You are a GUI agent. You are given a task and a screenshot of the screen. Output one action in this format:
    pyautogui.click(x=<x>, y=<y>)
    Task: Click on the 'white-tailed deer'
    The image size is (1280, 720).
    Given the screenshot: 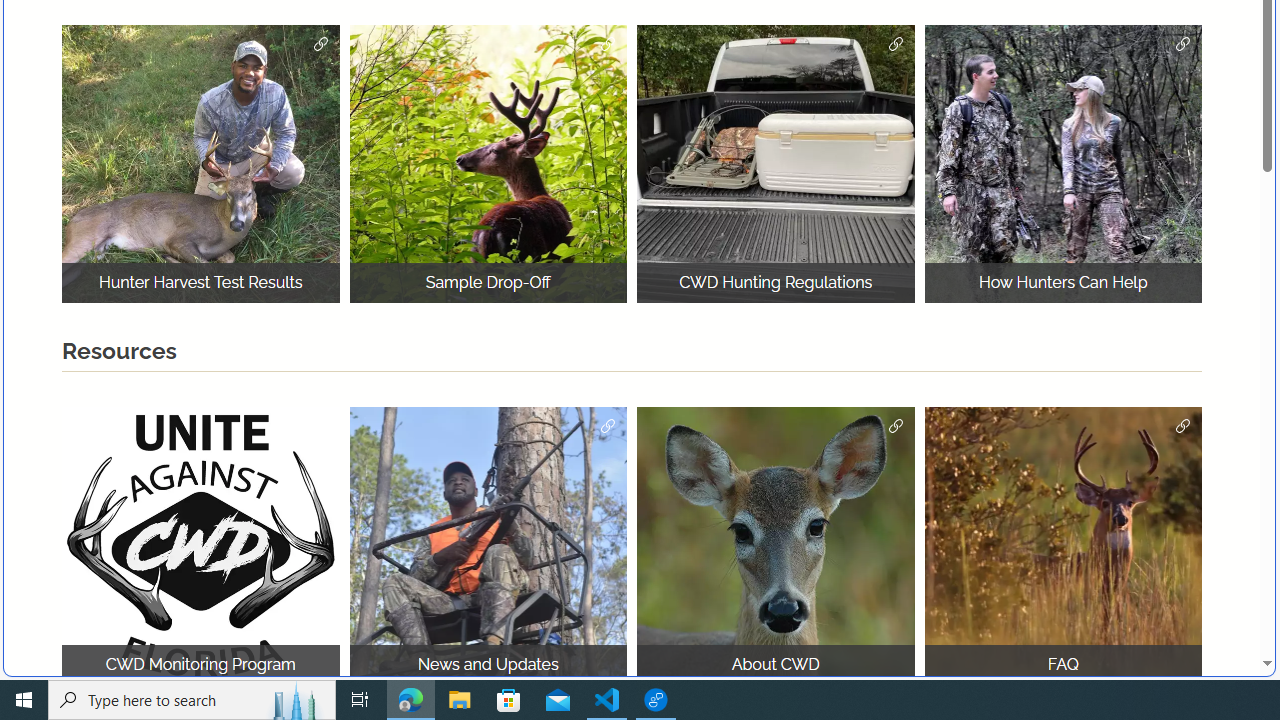 What is the action you would take?
    pyautogui.click(x=775, y=545)
    